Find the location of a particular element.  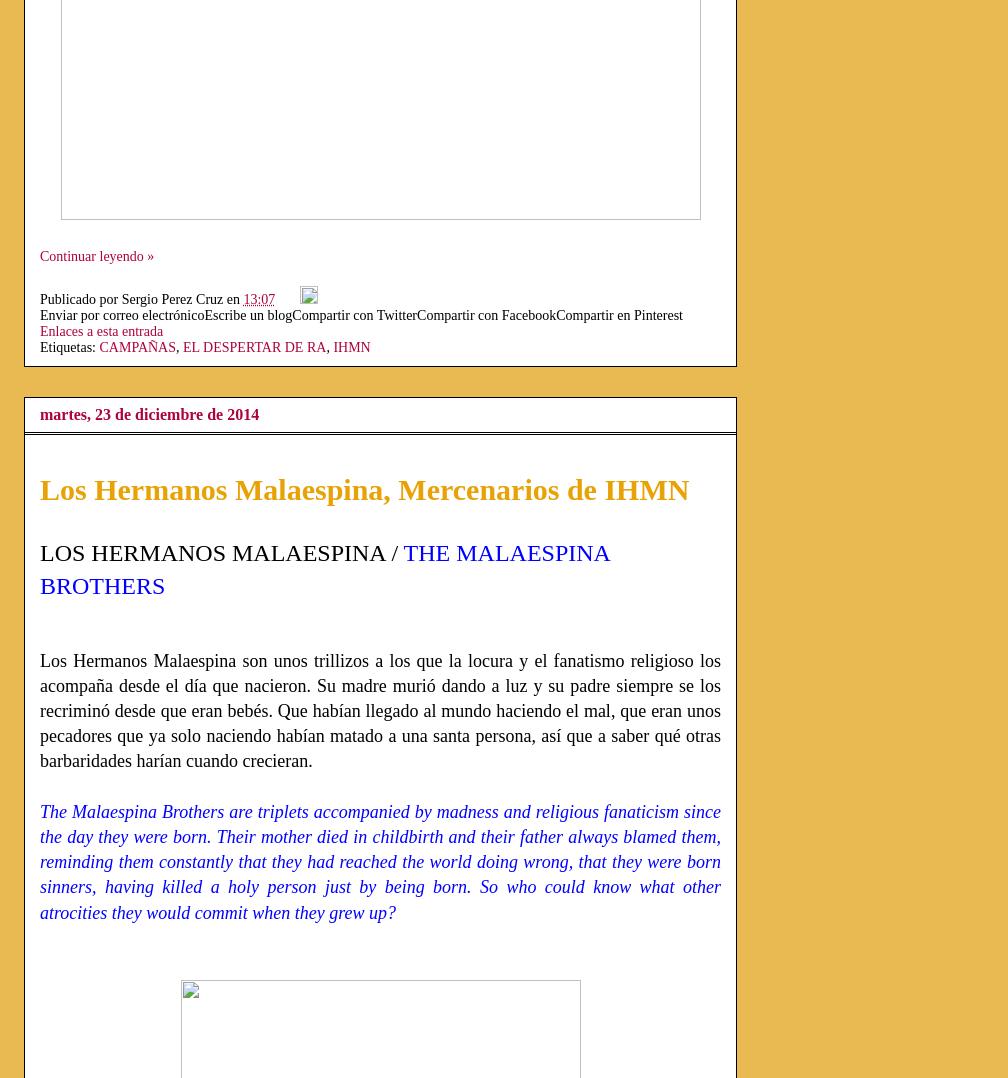

'Enviar por correo electrónico' is located at coordinates (121, 313).